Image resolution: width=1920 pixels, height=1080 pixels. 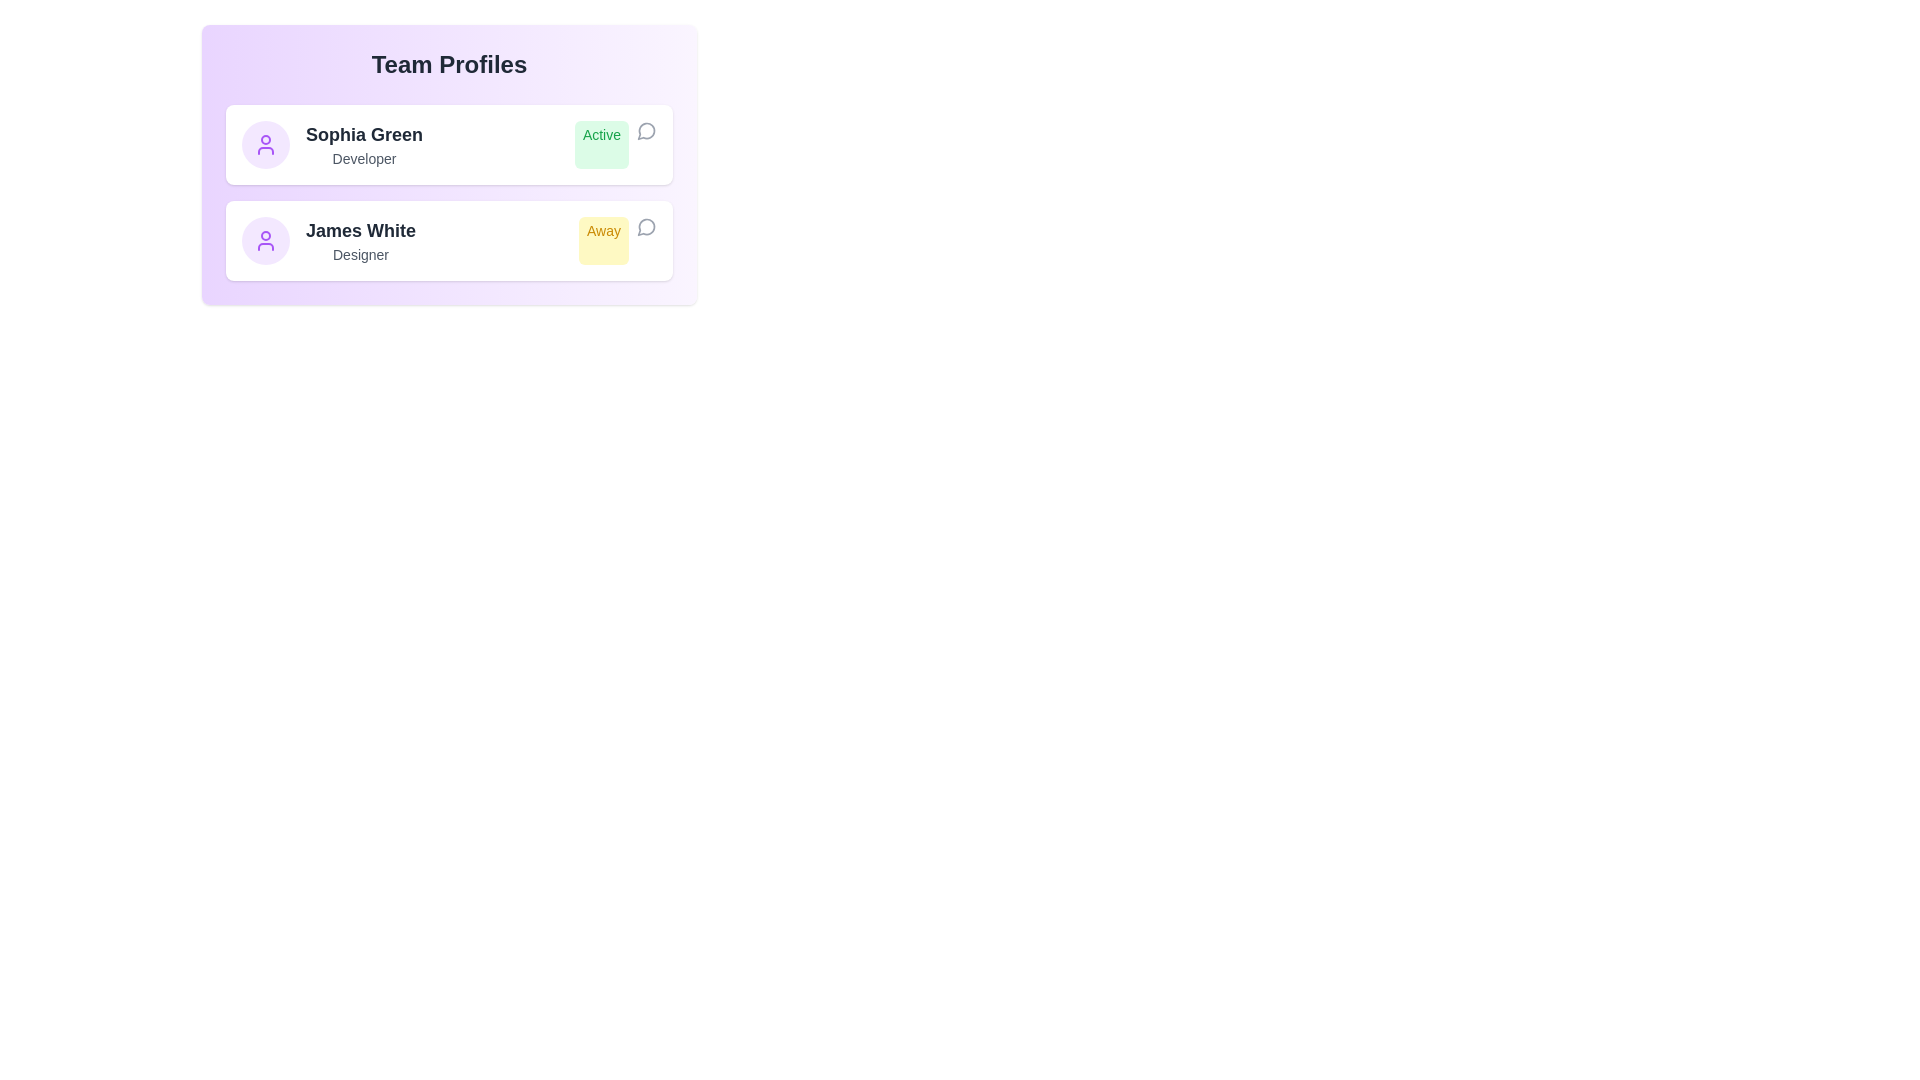 I want to click on the text block displaying 'Sophia Green' and 'Developer' located in the first row of the team profiles list, so click(x=364, y=144).